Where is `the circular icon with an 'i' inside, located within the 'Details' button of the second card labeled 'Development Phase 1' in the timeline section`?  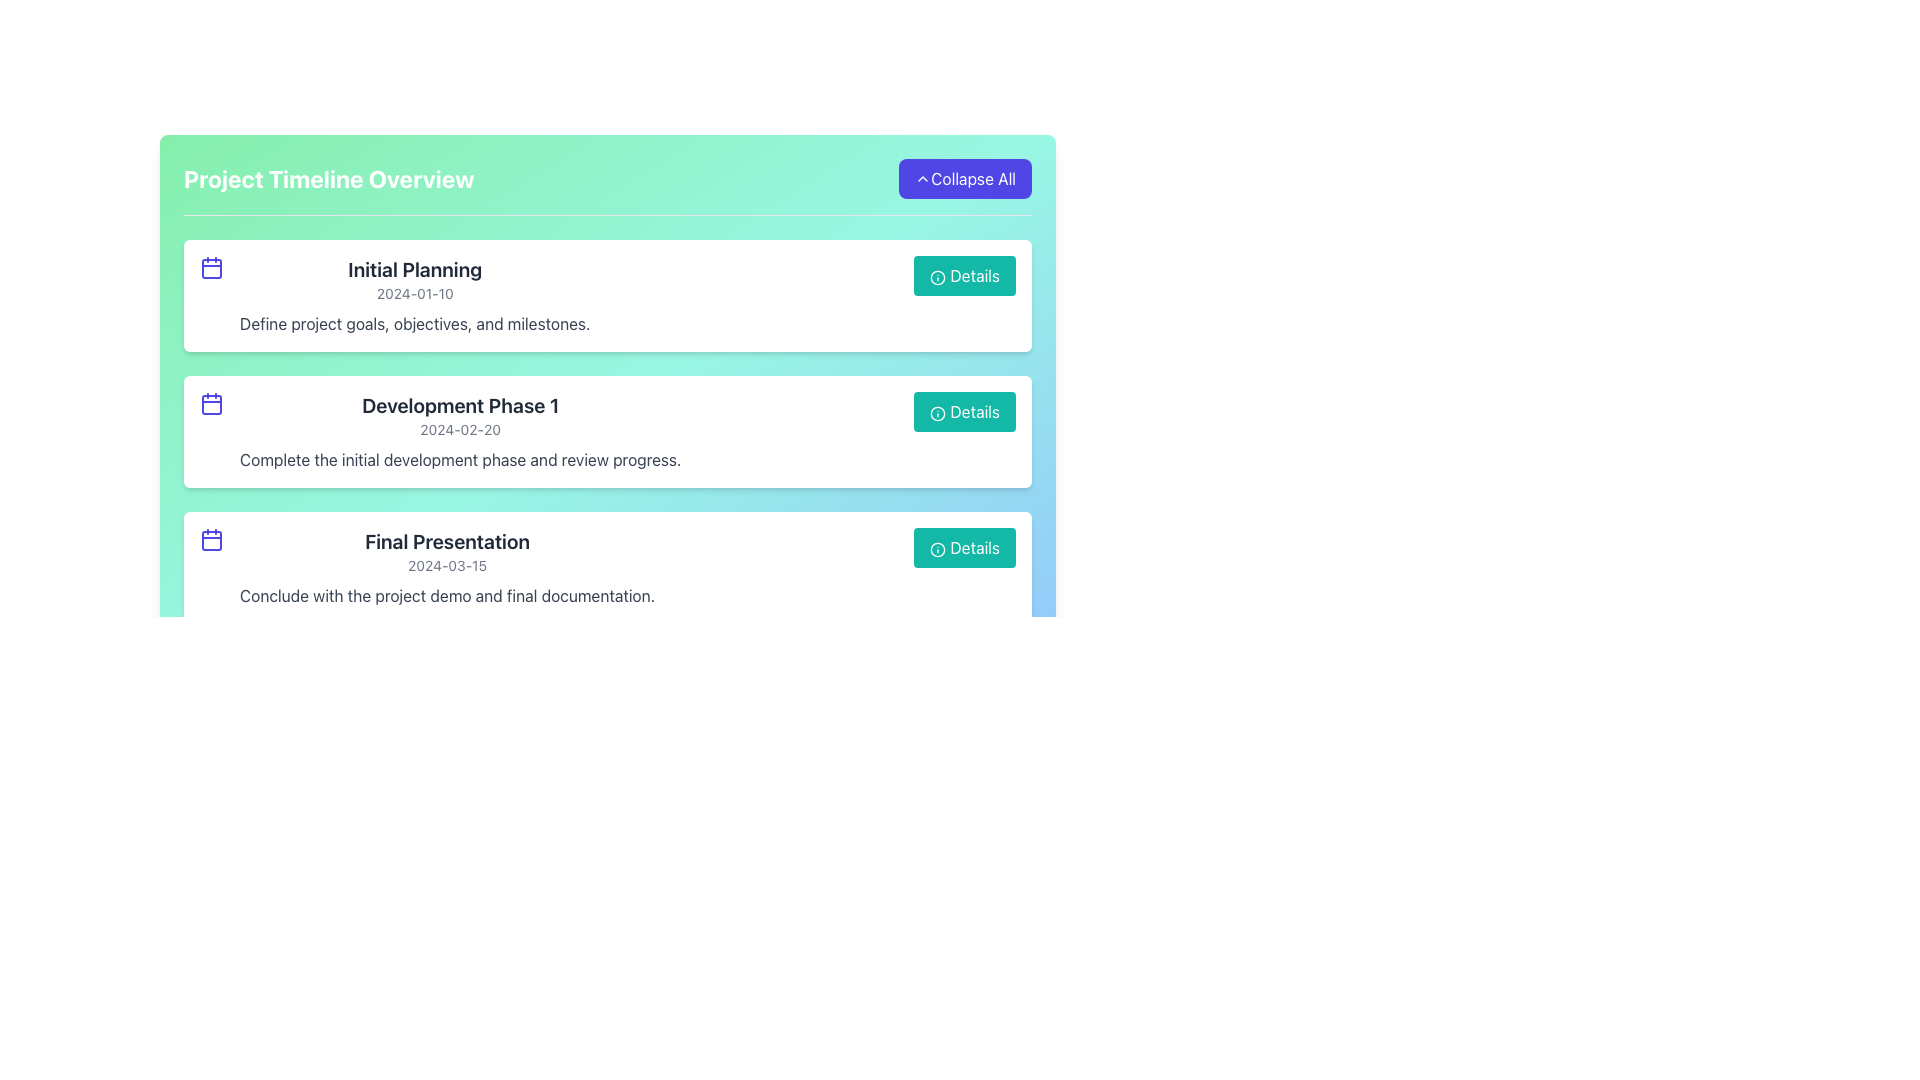
the circular icon with an 'i' inside, located within the 'Details' button of the second card labeled 'Development Phase 1' in the timeline section is located at coordinates (937, 412).